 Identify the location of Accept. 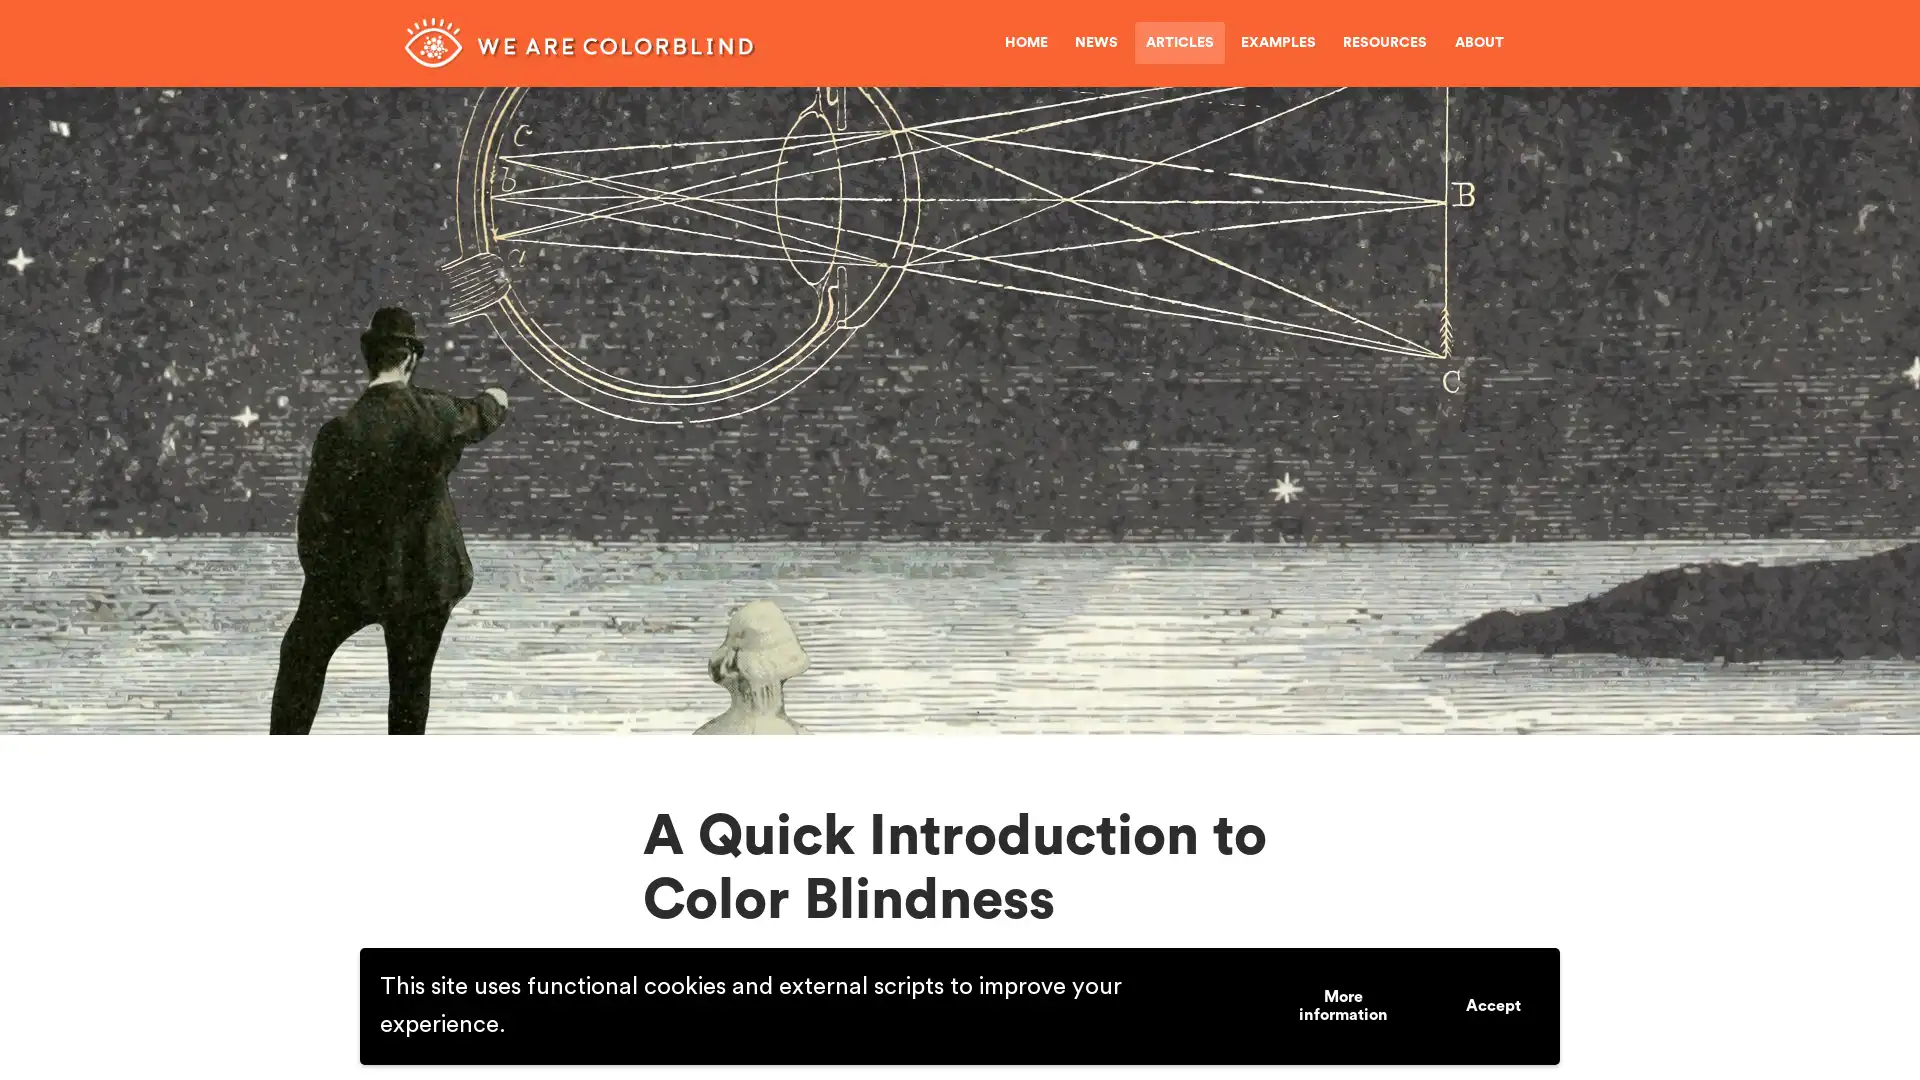
(1493, 1006).